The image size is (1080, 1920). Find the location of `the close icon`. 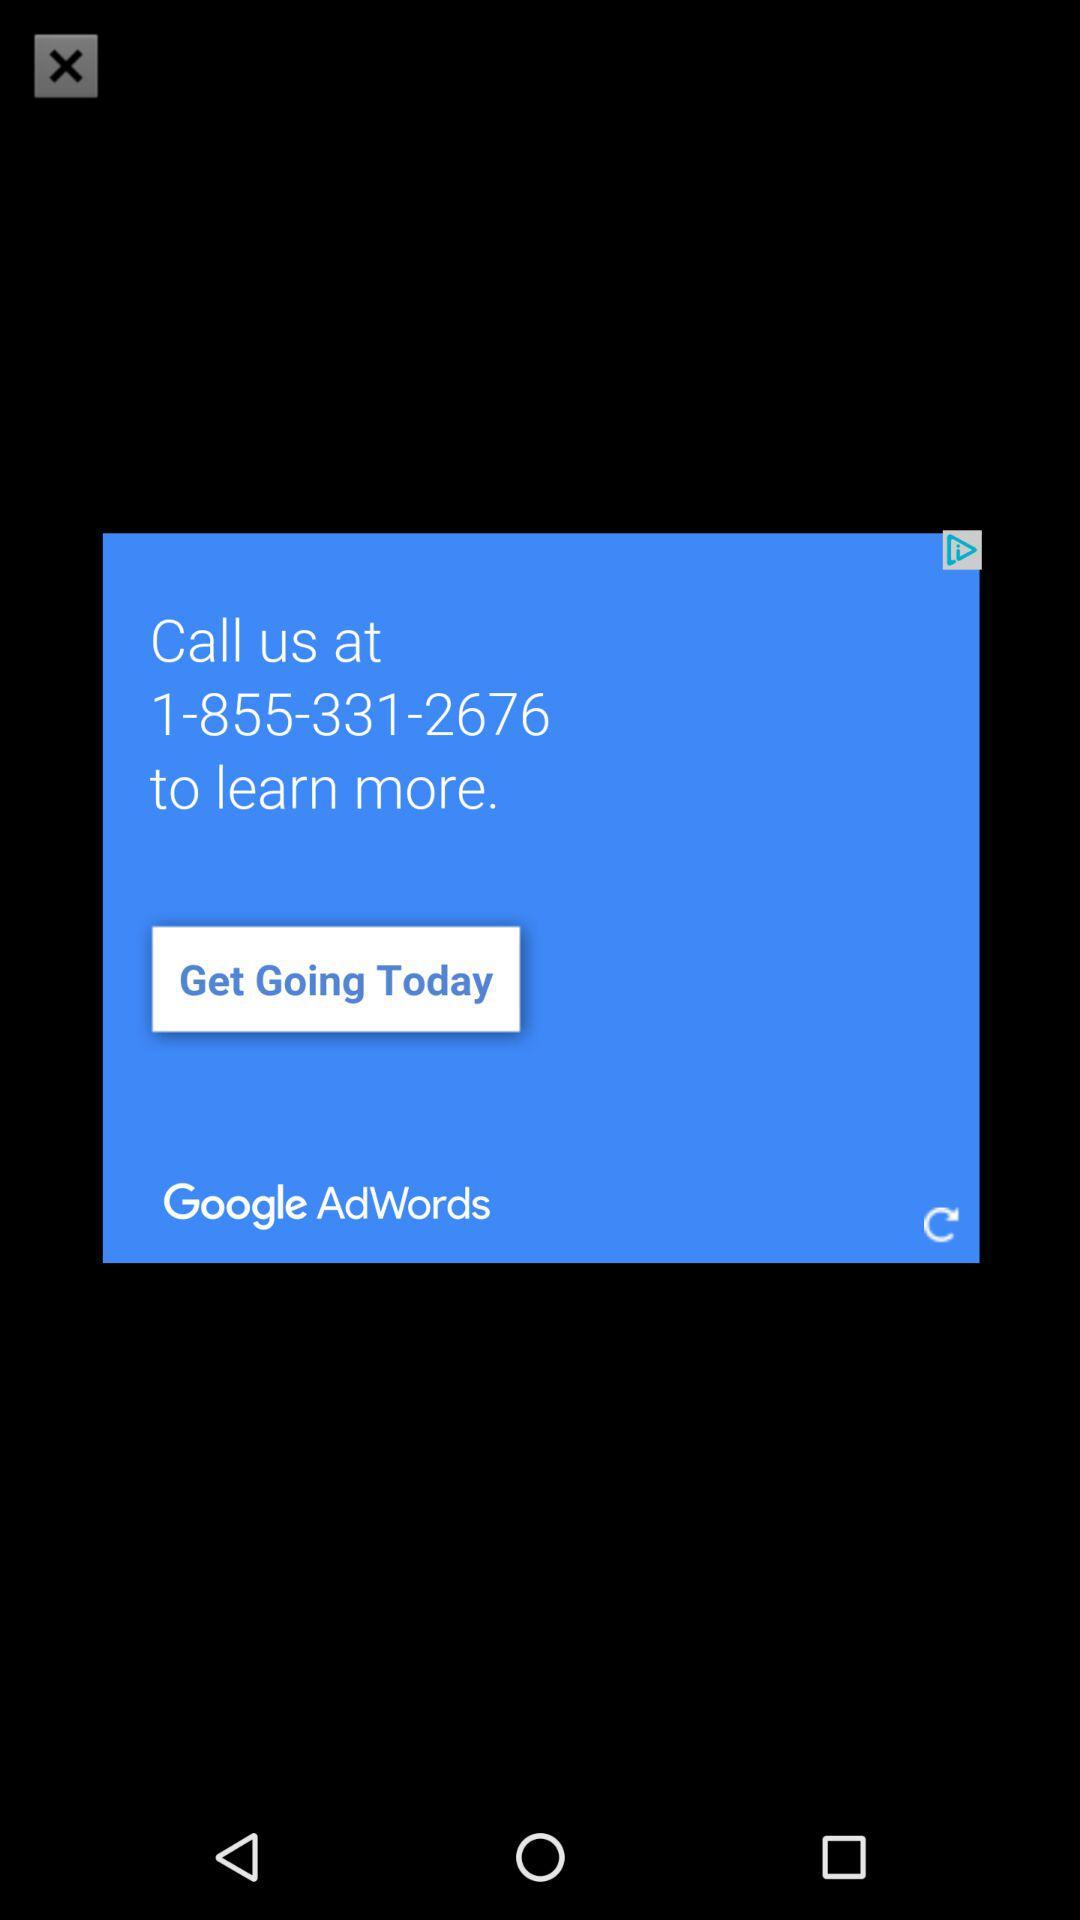

the close icon is located at coordinates (64, 65).